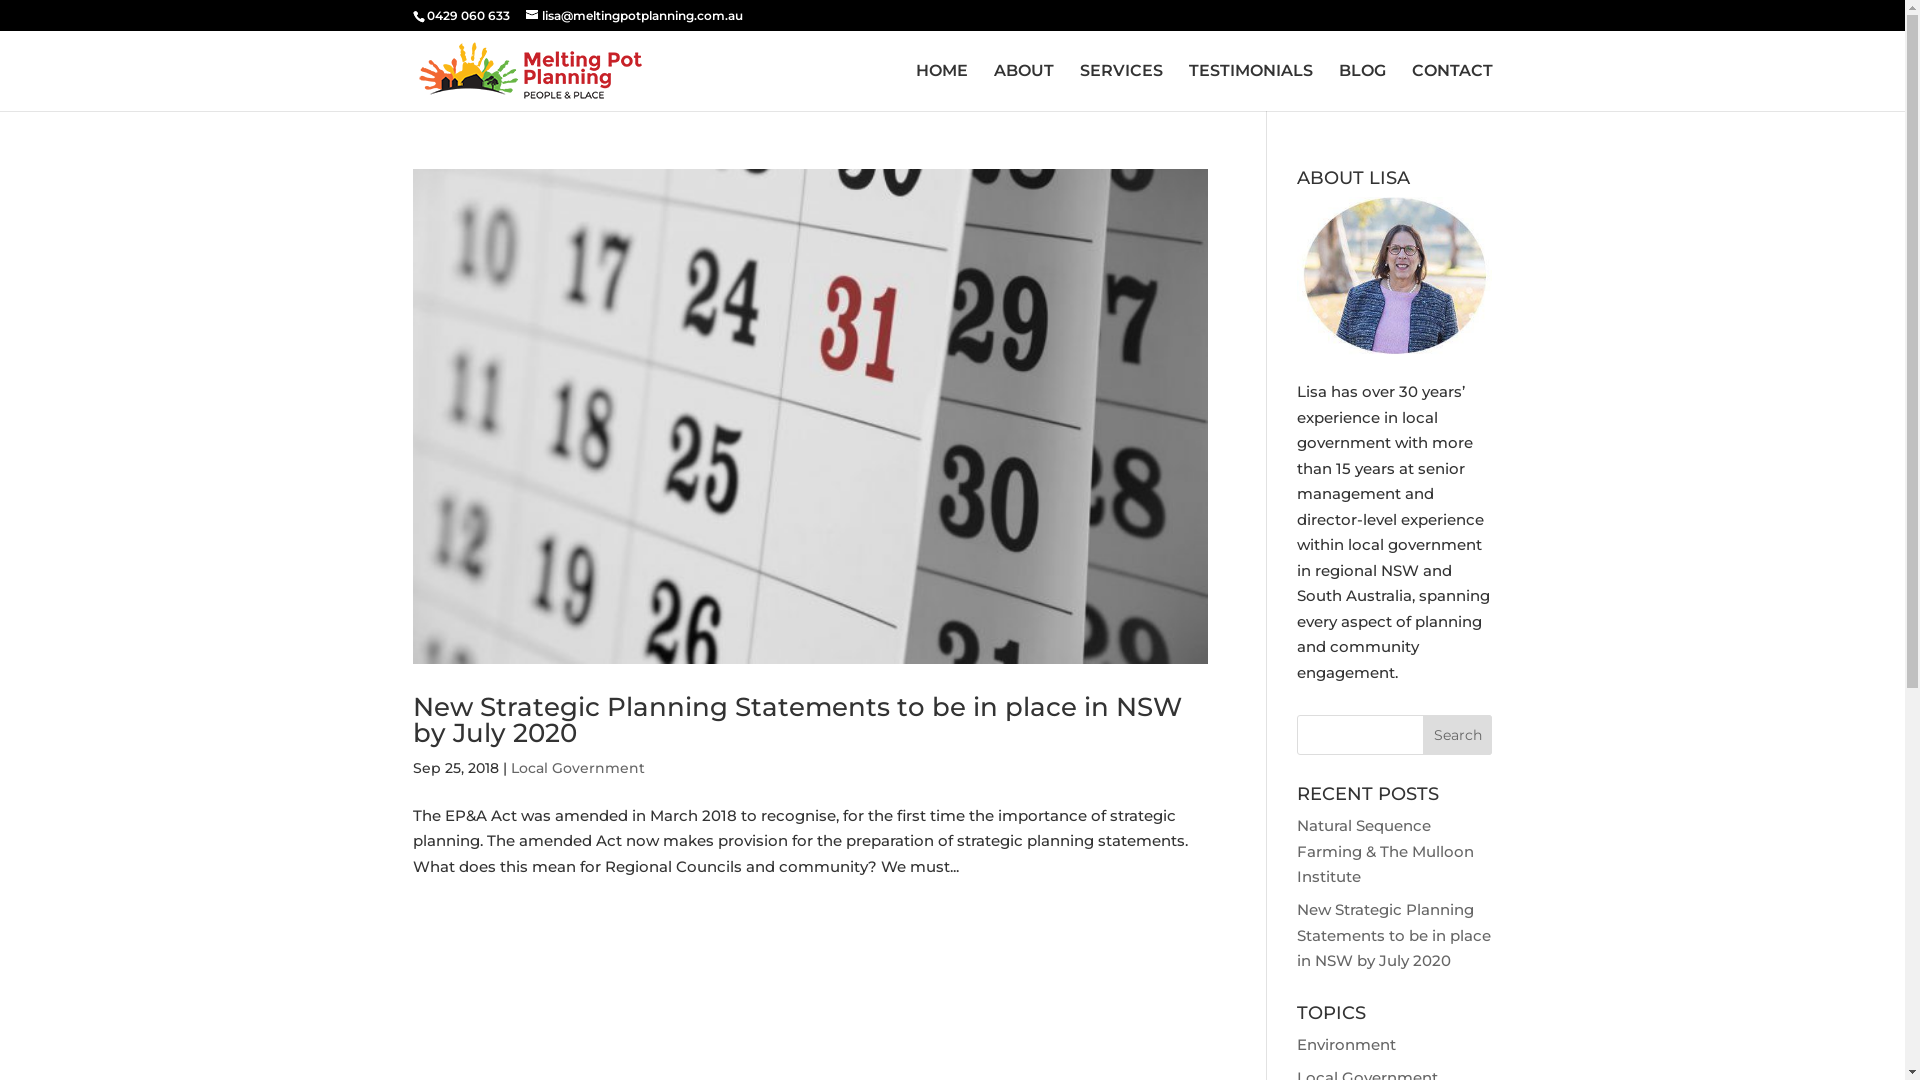  What do you see at coordinates (1338, 86) in the screenshot?
I see `'BLOG'` at bounding box center [1338, 86].